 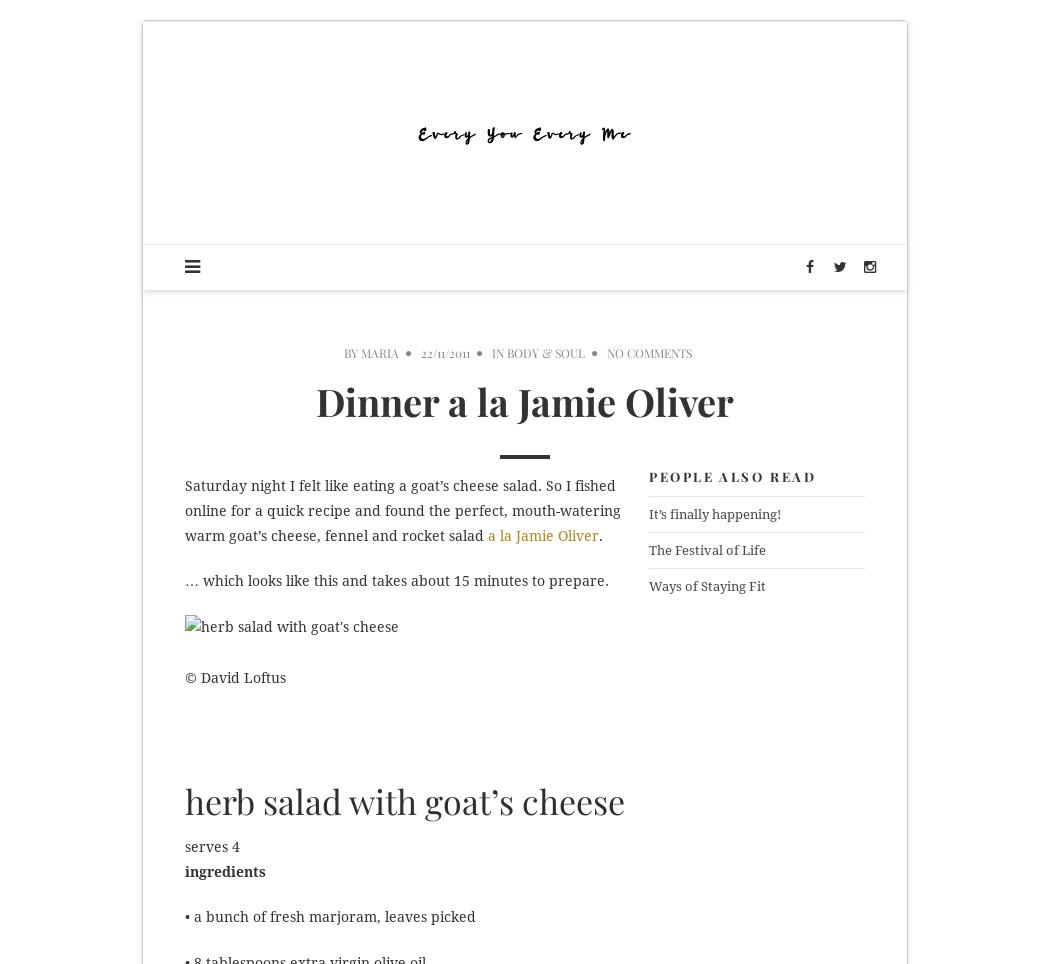 What do you see at coordinates (546, 352) in the screenshot?
I see `'Body & Soul'` at bounding box center [546, 352].